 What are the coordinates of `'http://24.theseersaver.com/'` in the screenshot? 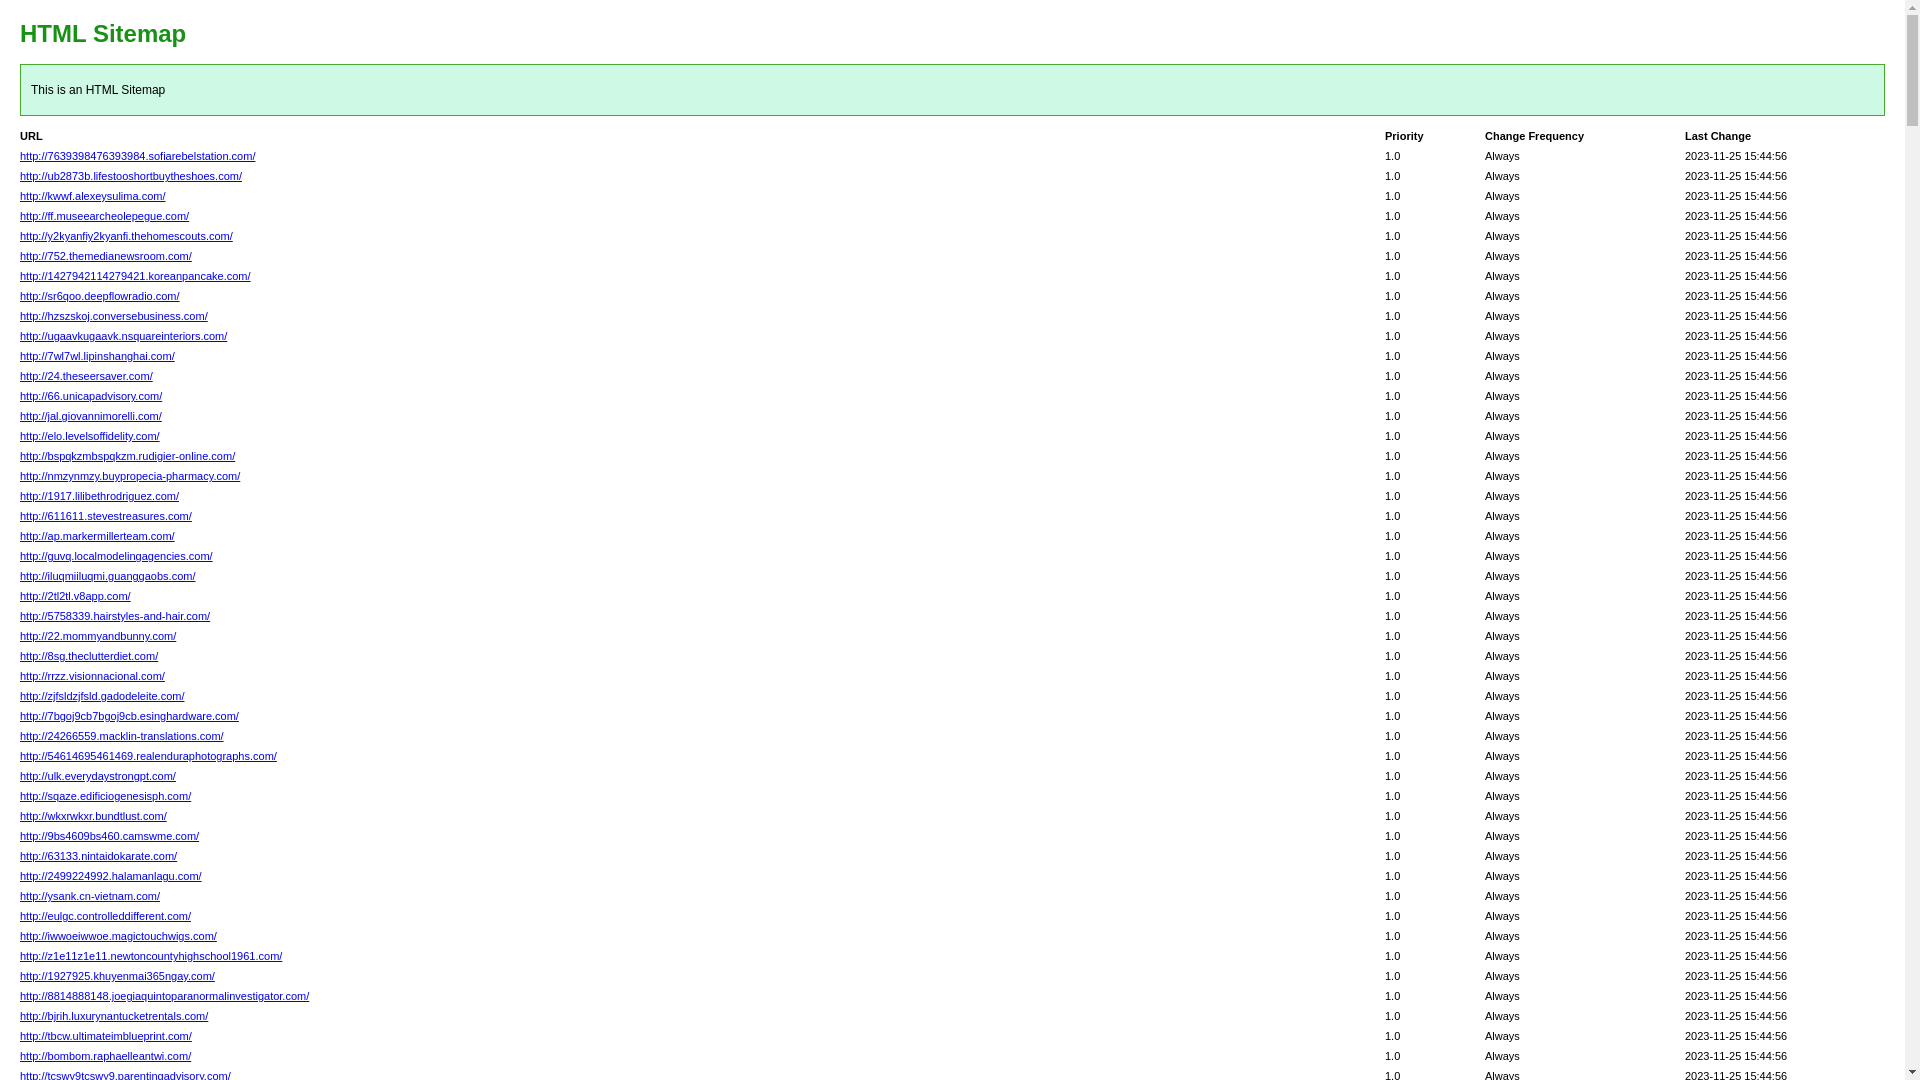 It's located at (85, 375).